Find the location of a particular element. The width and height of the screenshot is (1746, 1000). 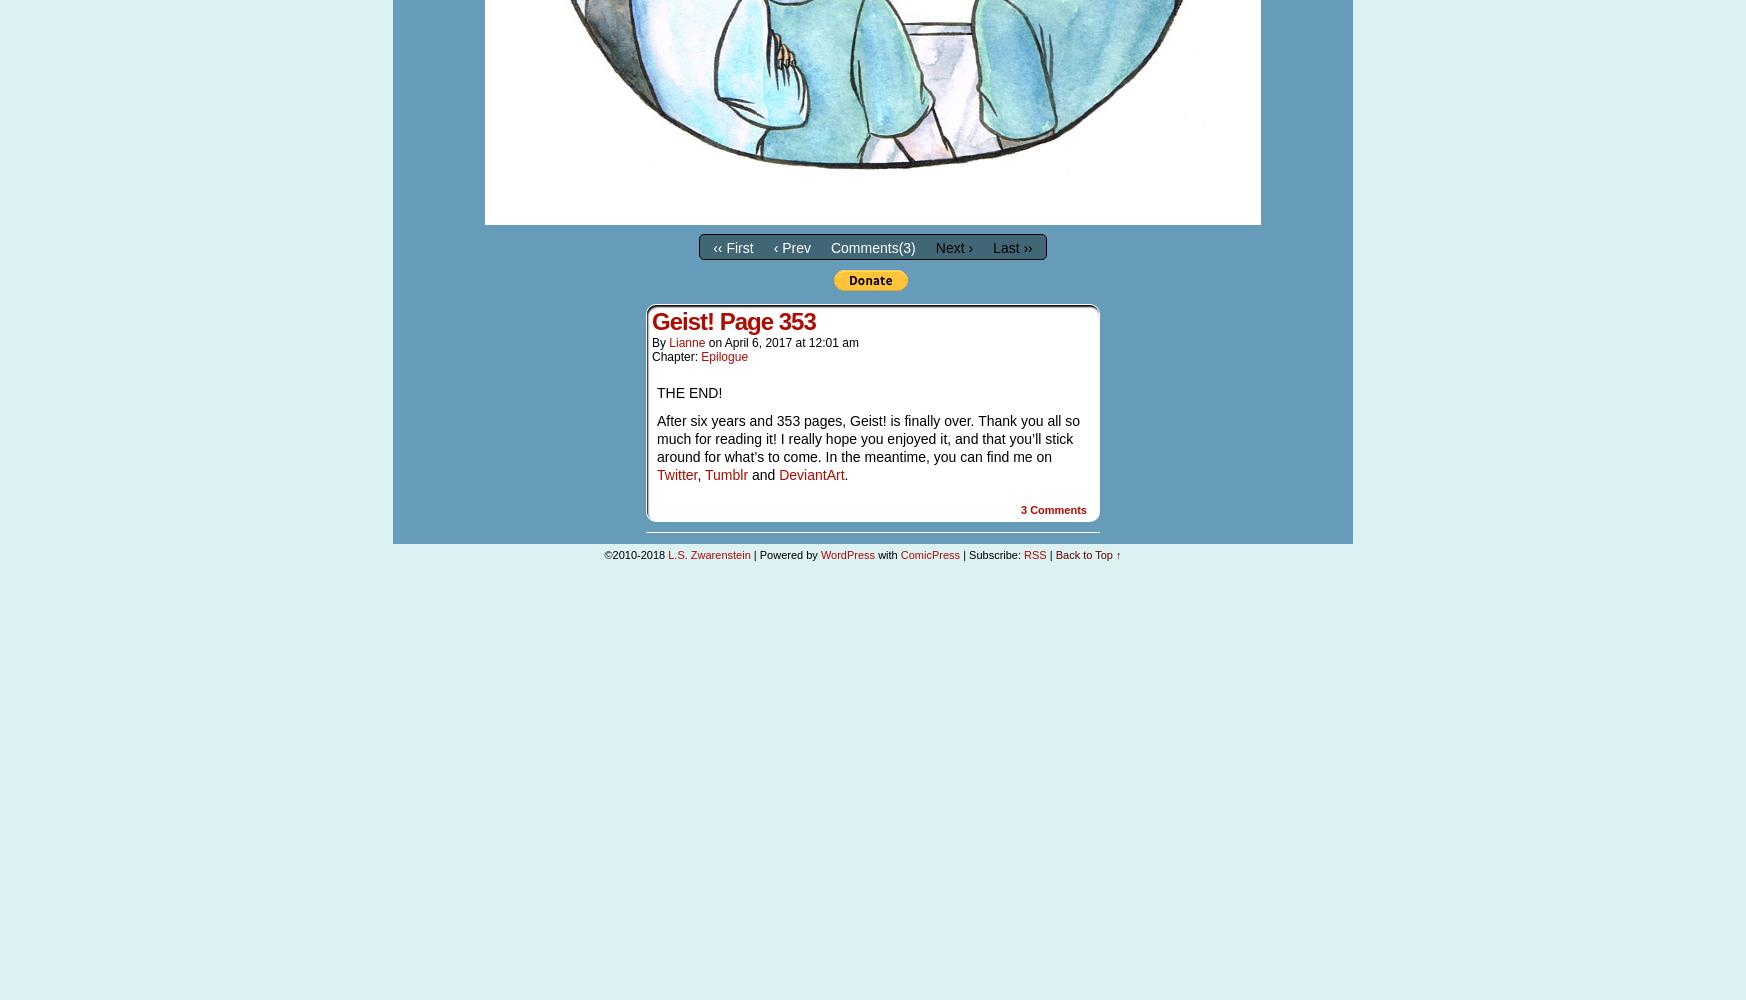

'‹ Prev' is located at coordinates (791, 246).